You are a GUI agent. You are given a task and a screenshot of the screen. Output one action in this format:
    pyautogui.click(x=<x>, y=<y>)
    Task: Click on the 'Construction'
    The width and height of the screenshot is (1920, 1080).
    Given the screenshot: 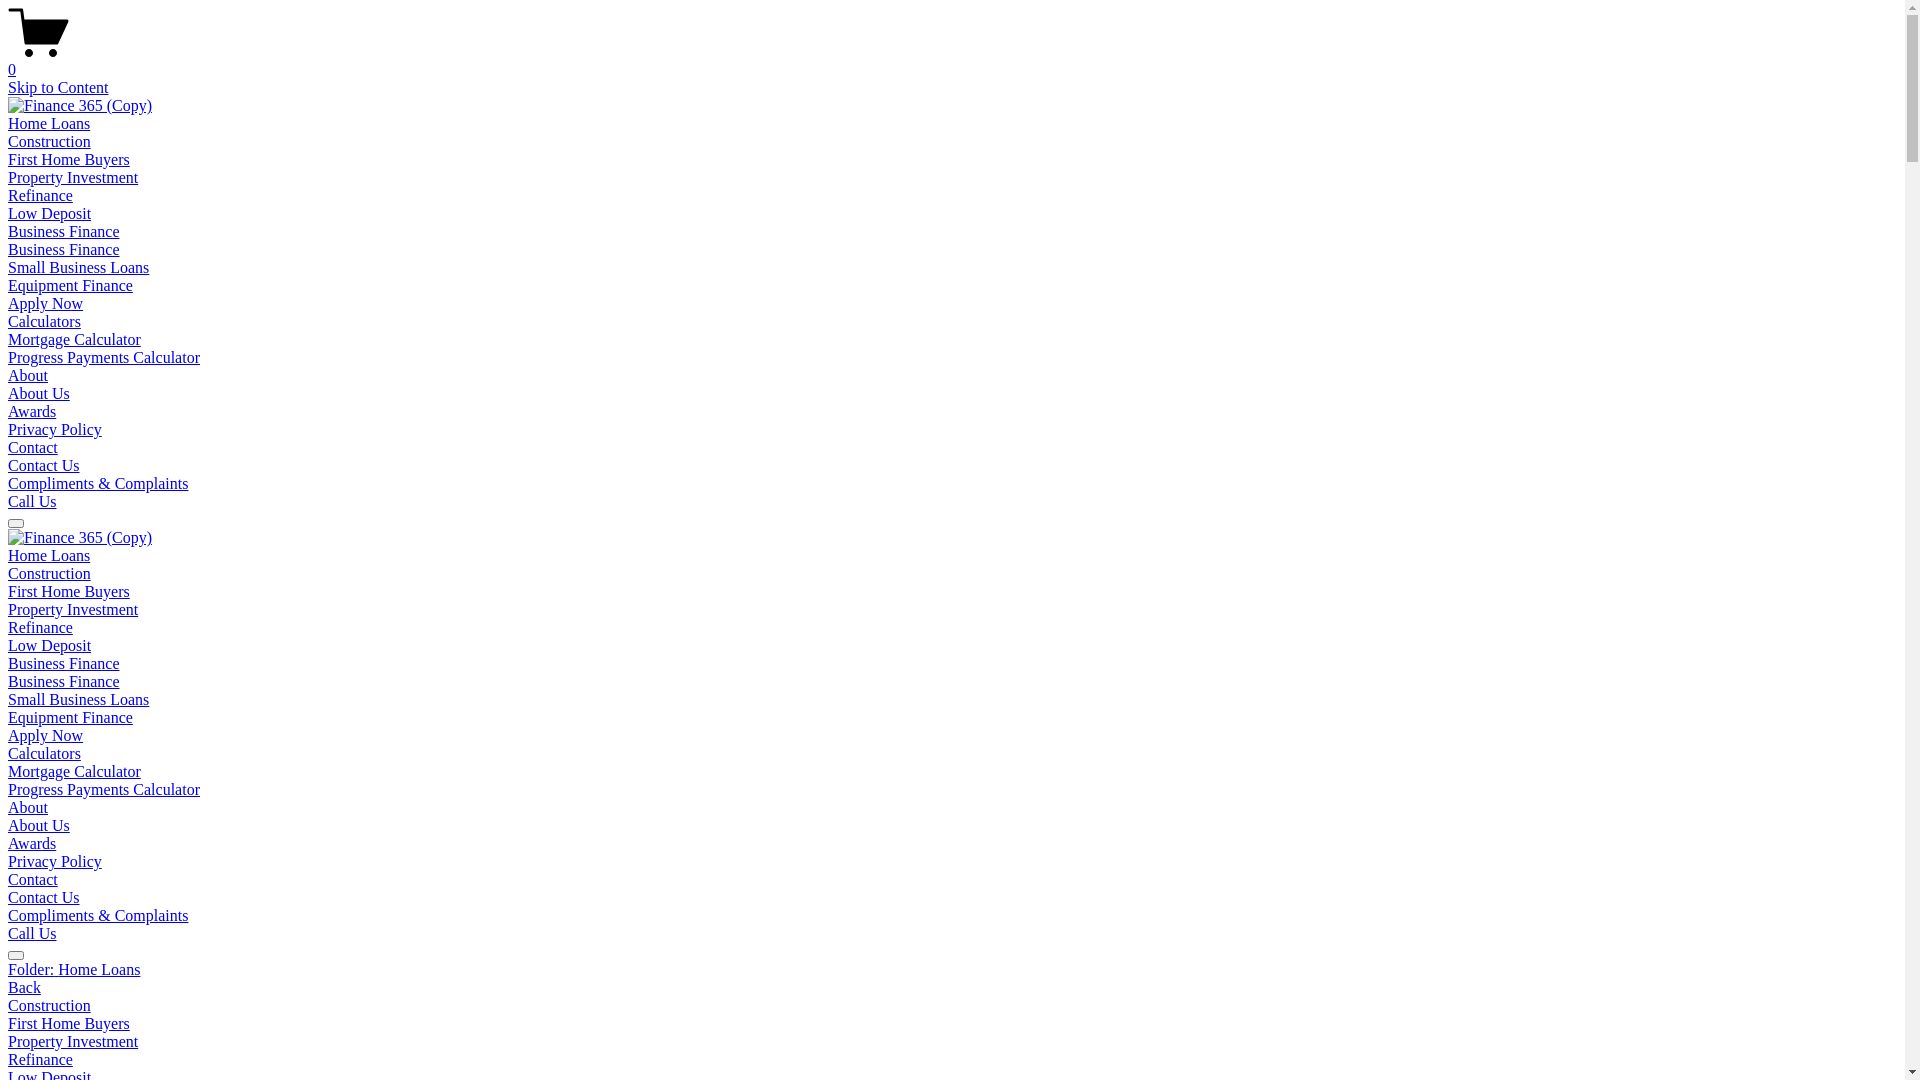 What is the action you would take?
    pyautogui.click(x=8, y=573)
    